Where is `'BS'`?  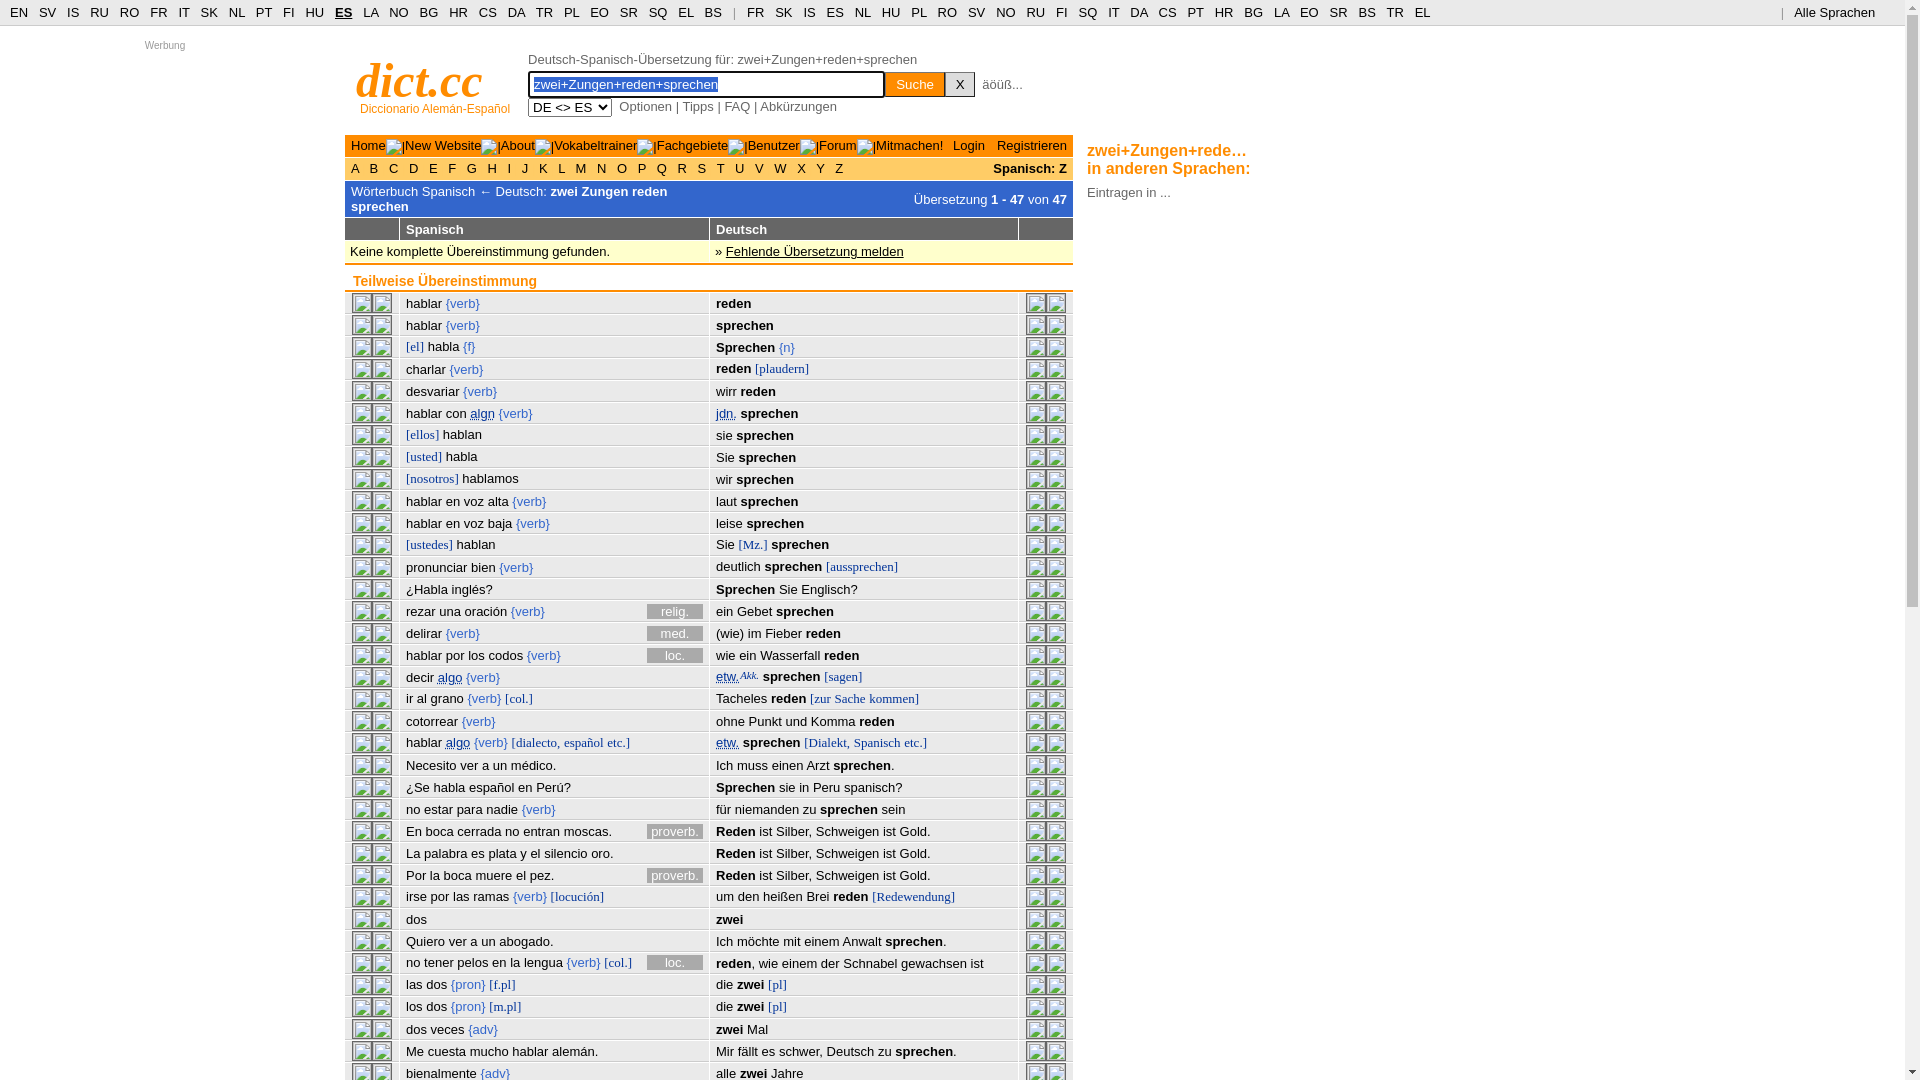 'BS' is located at coordinates (1365, 12).